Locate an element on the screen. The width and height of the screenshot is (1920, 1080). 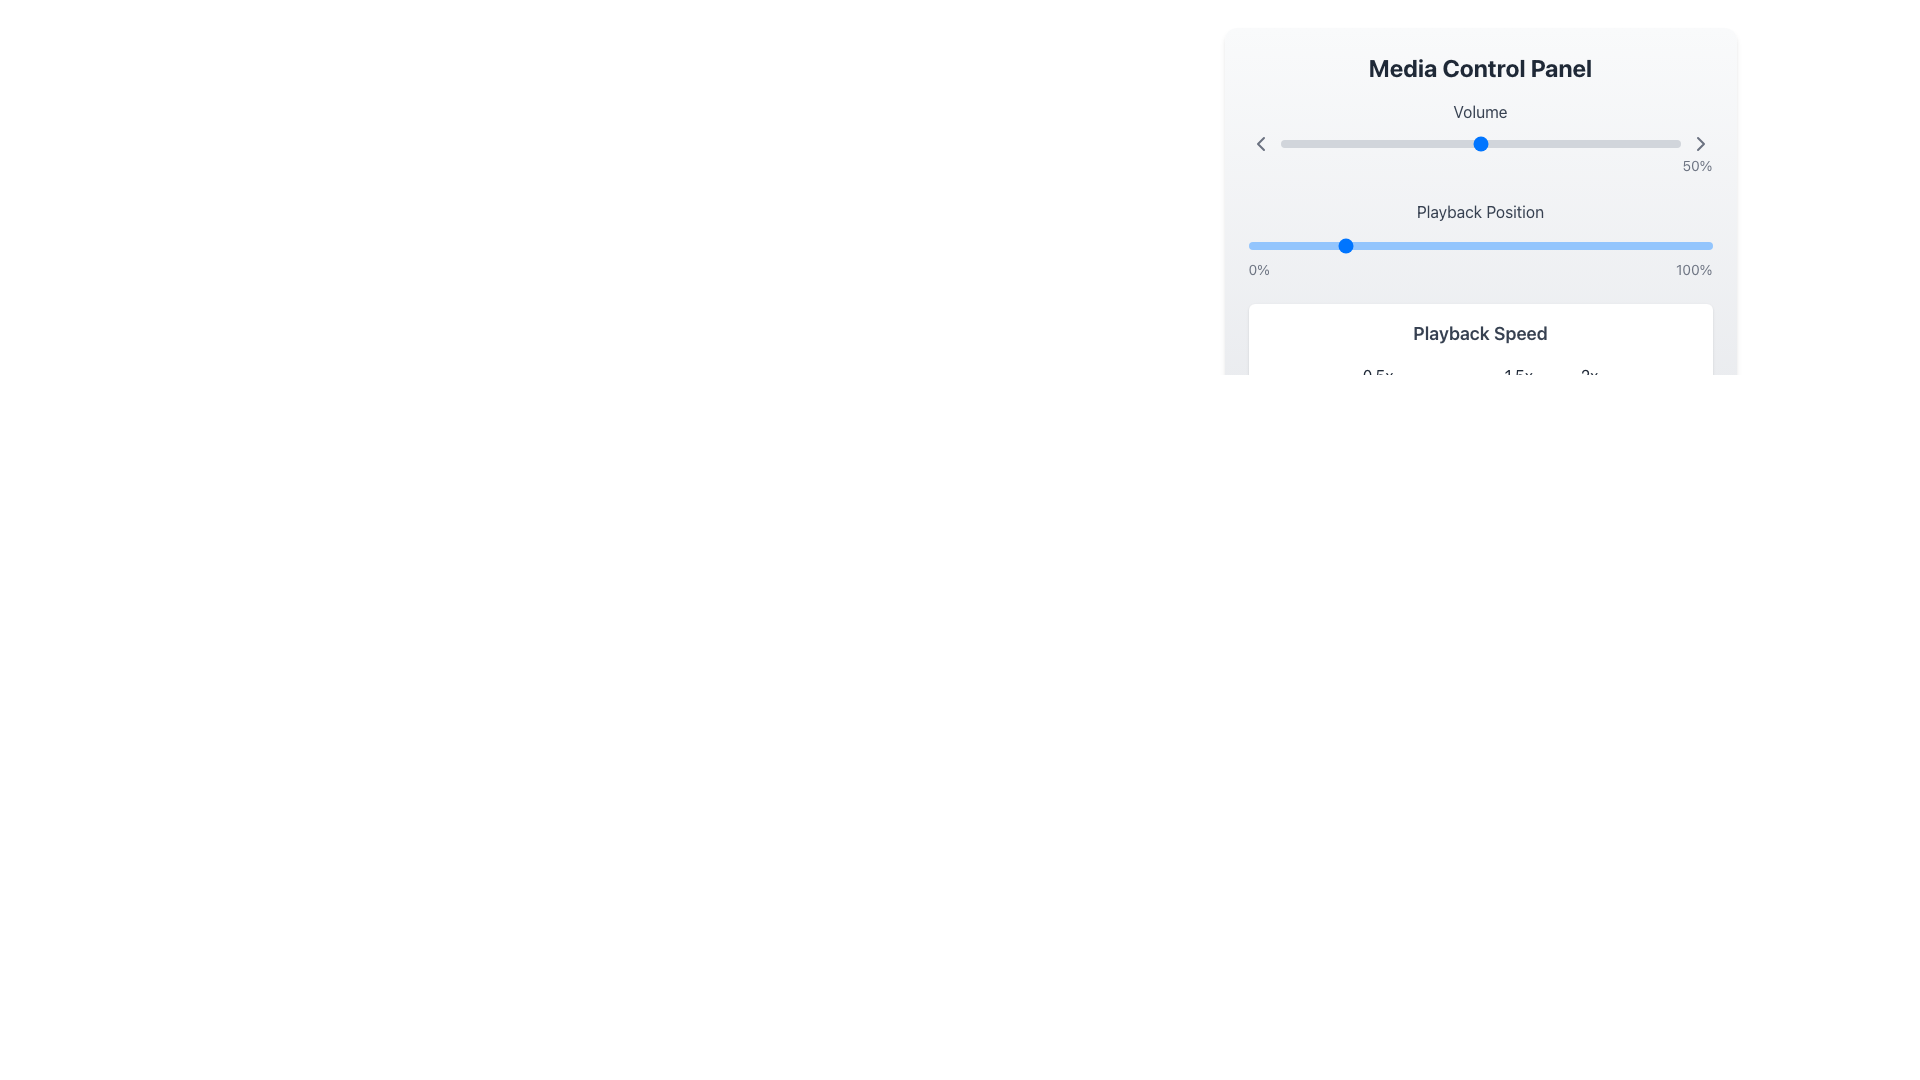
volume is located at coordinates (1484, 142).